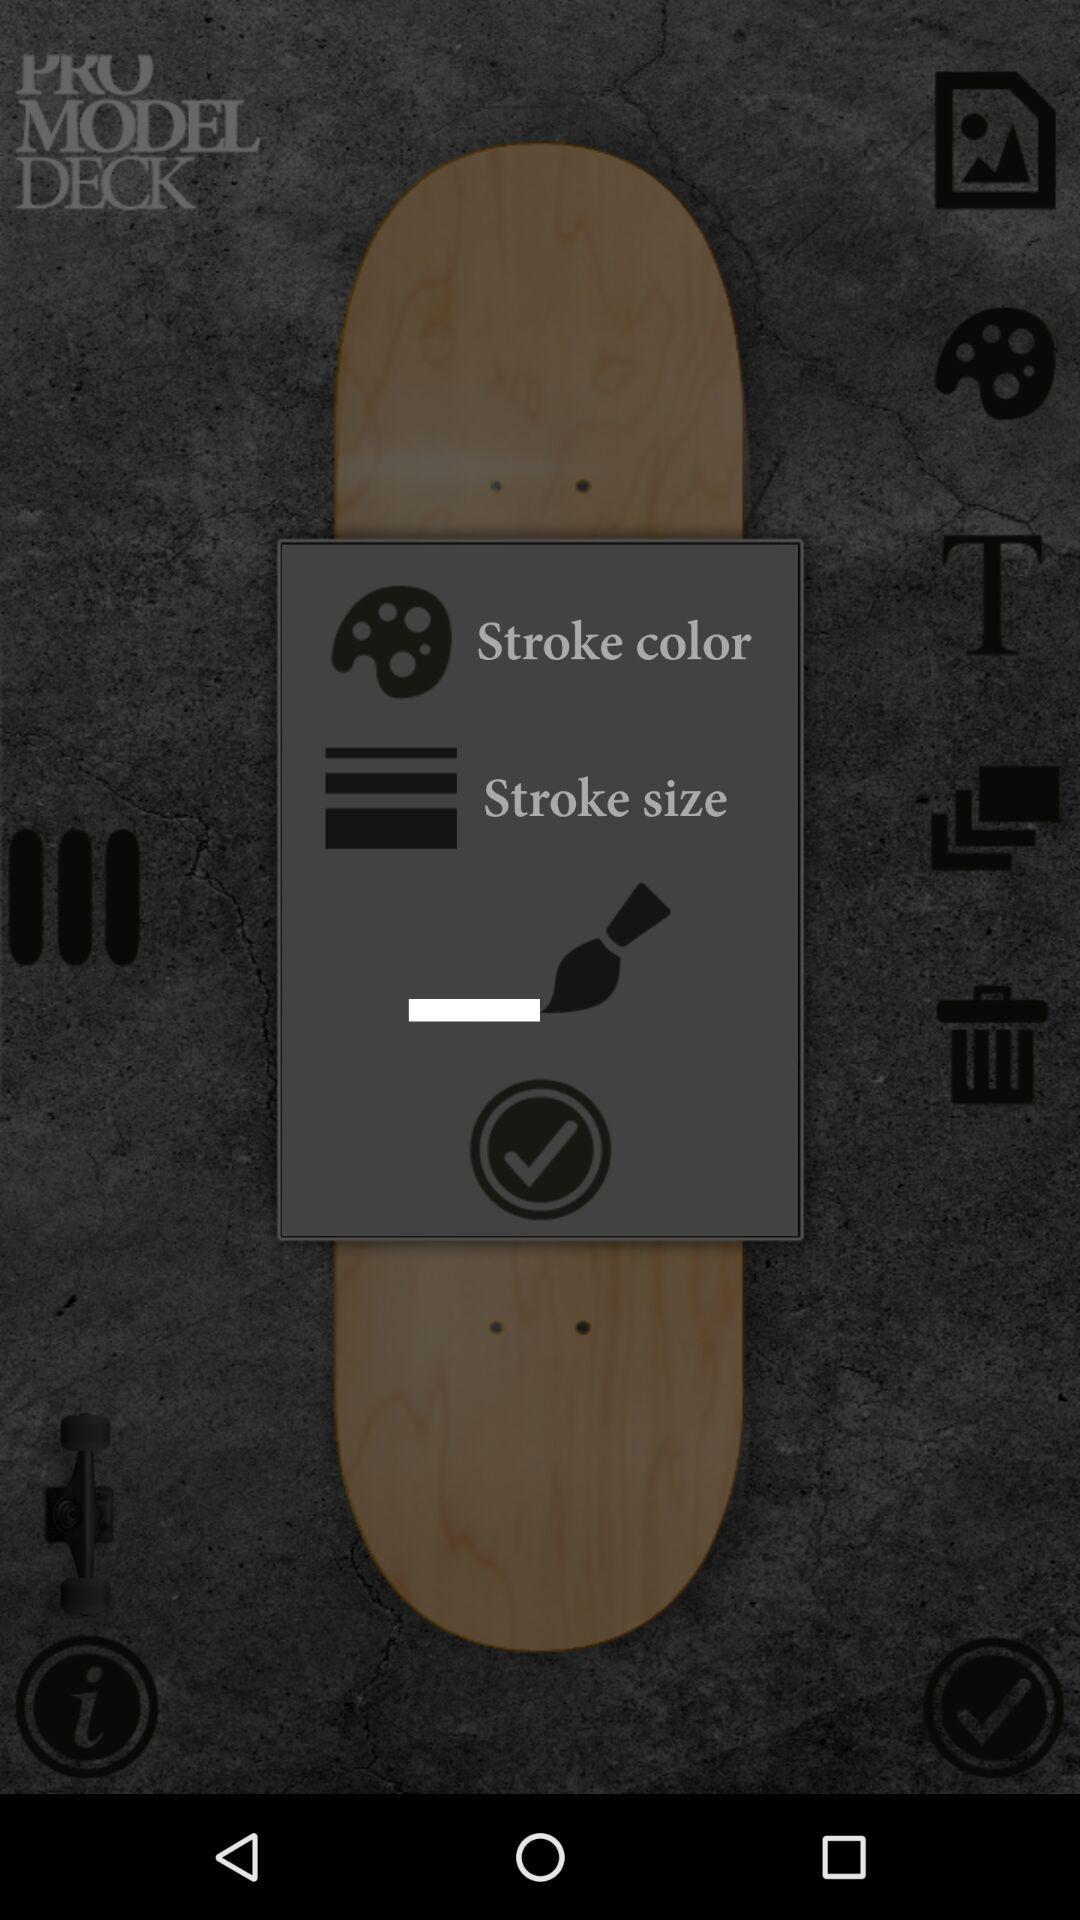 This screenshot has height=1920, width=1080. What do you see at coordinates (604, 946) in the screenshot?
I see `paintbrush` at bounding box center [604, 946].